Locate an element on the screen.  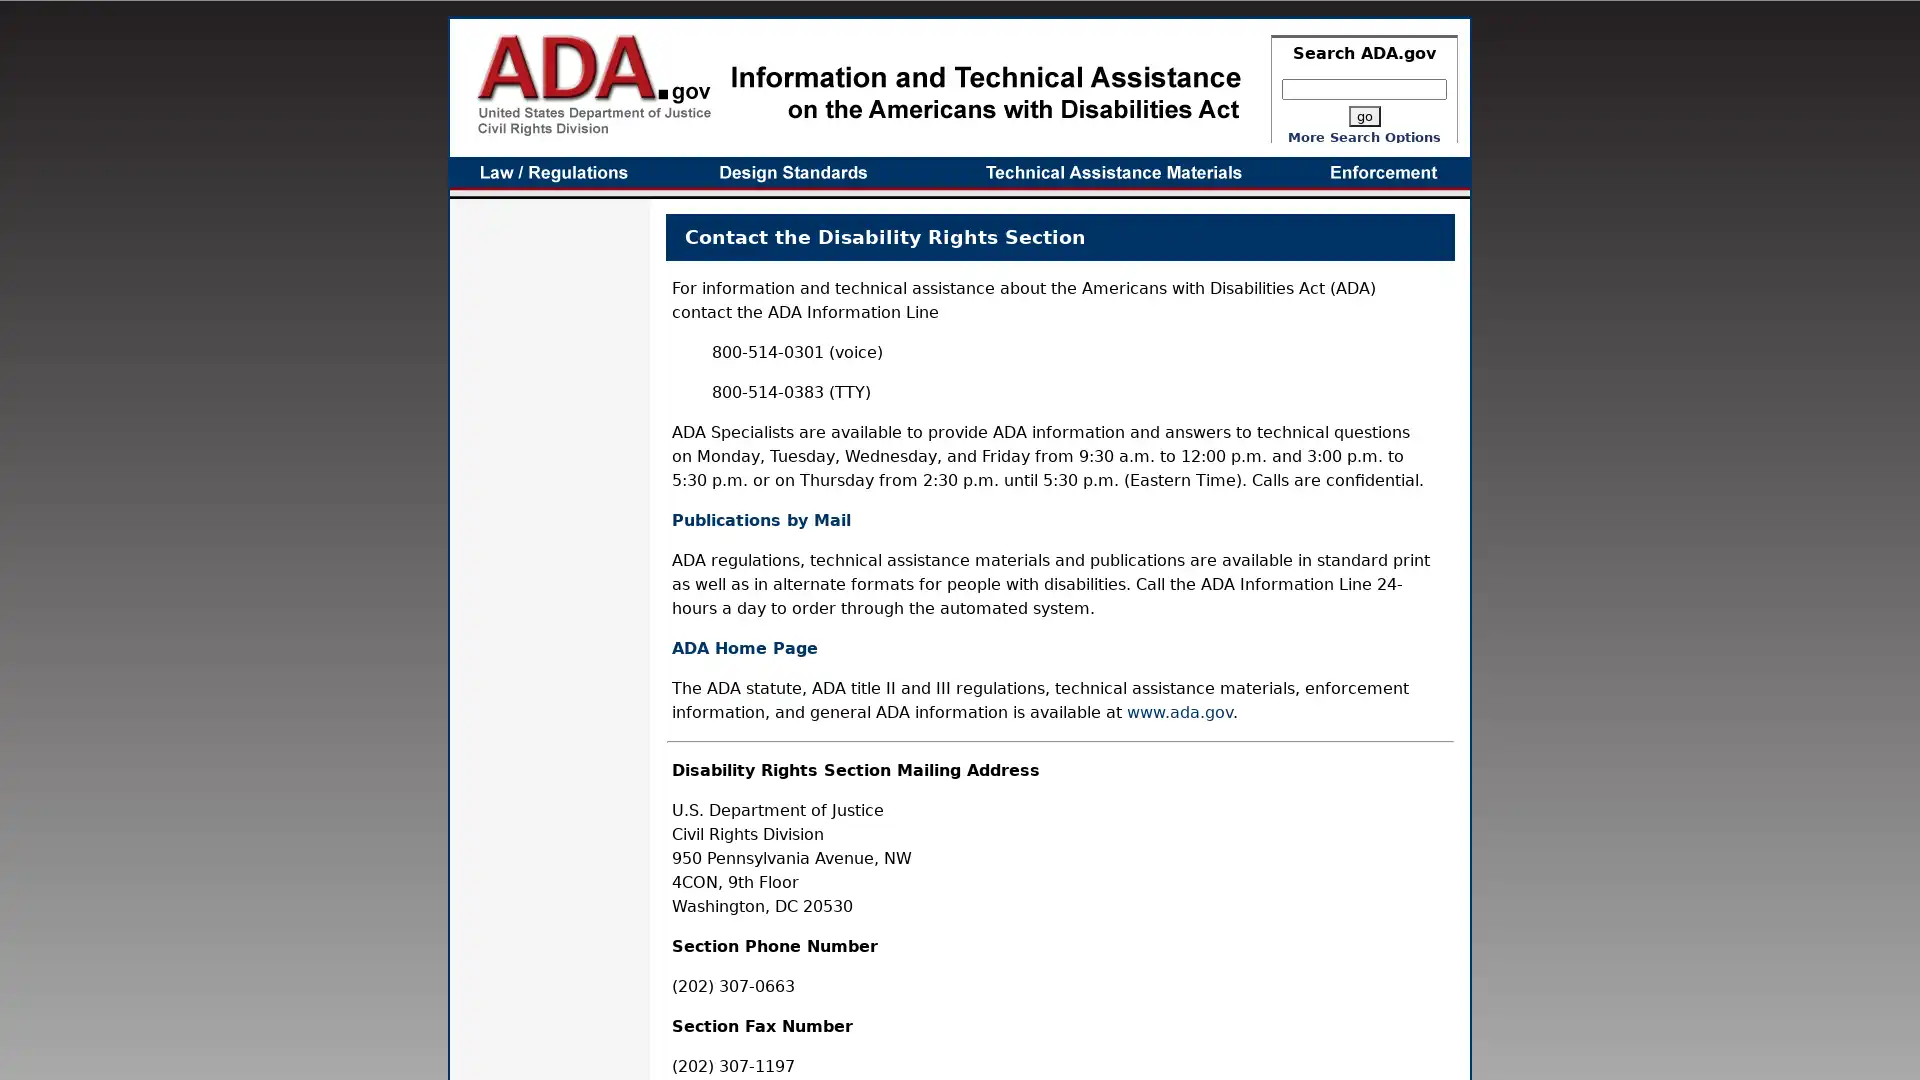
go is located at coordinates (1362, 116).